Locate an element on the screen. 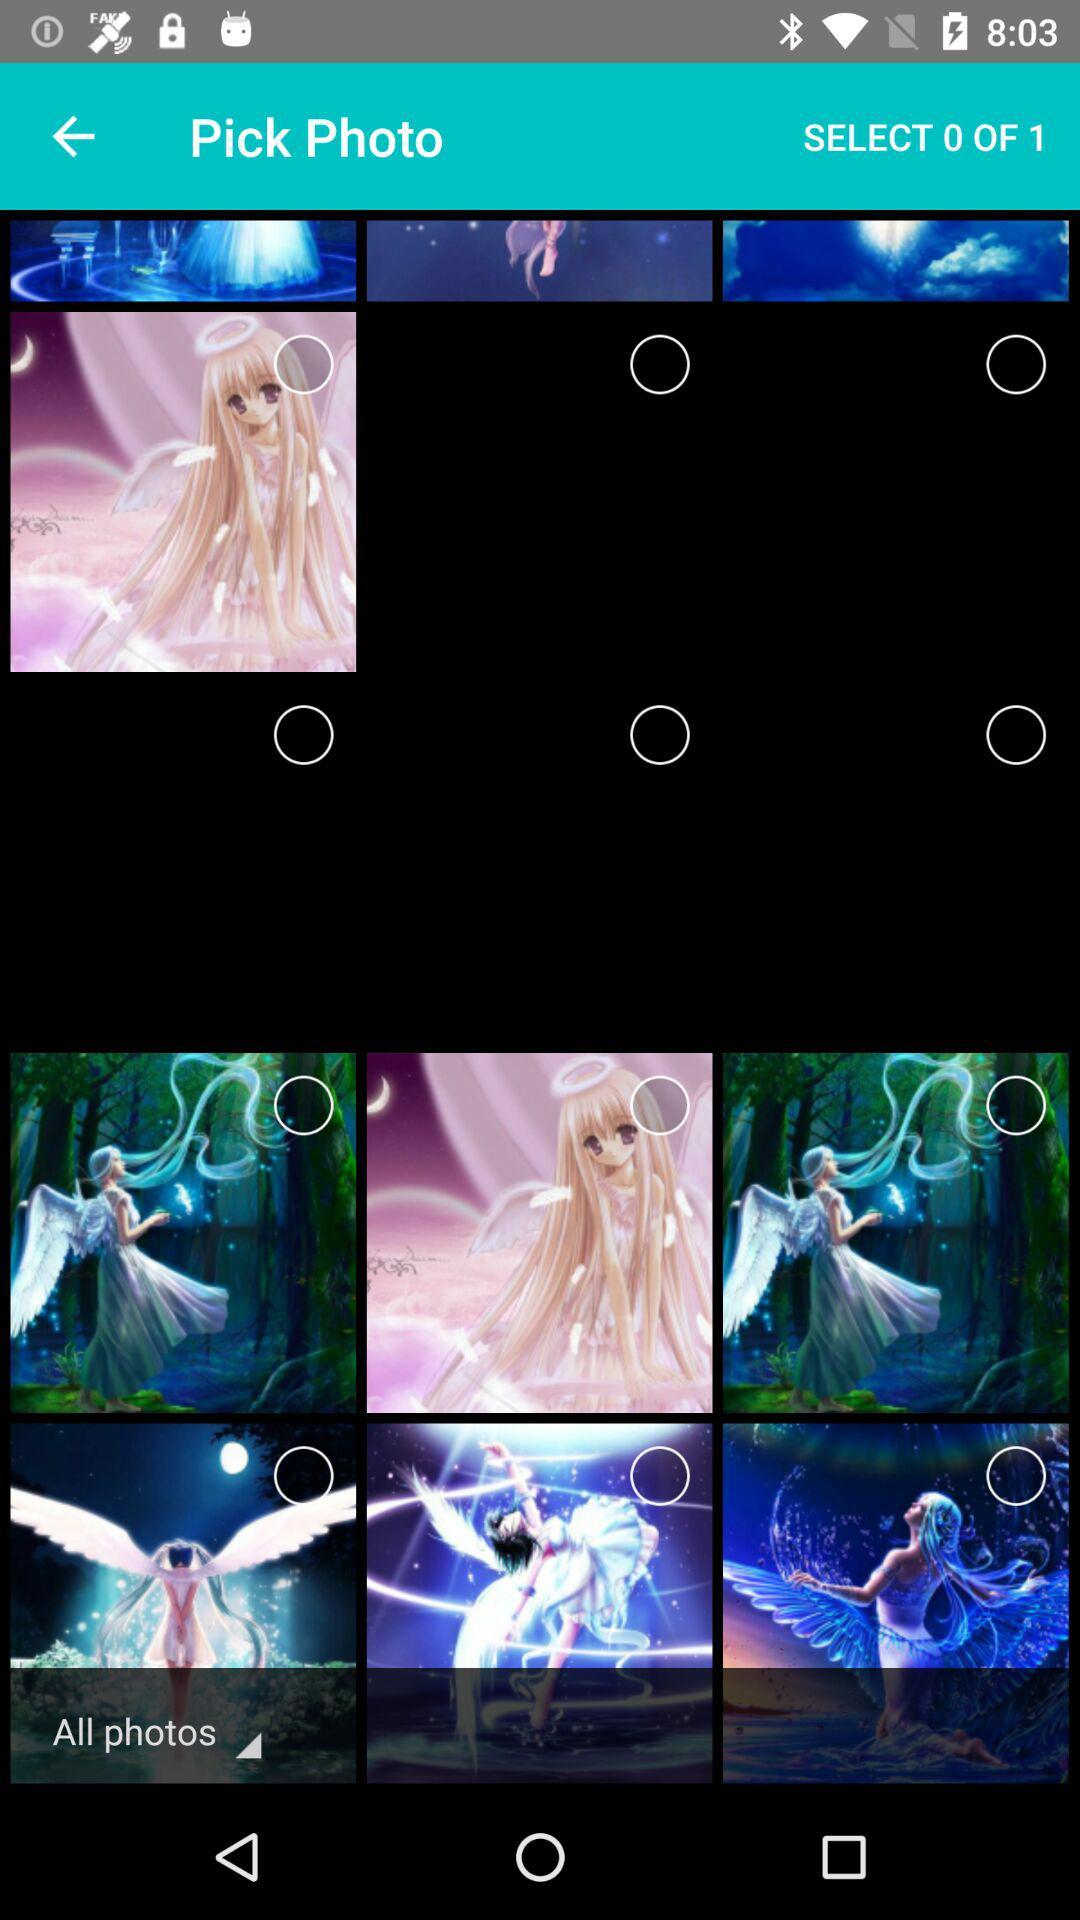 This screenshot has height=1920, width=1080. choose the image is located at coordinates (1016, 1104).